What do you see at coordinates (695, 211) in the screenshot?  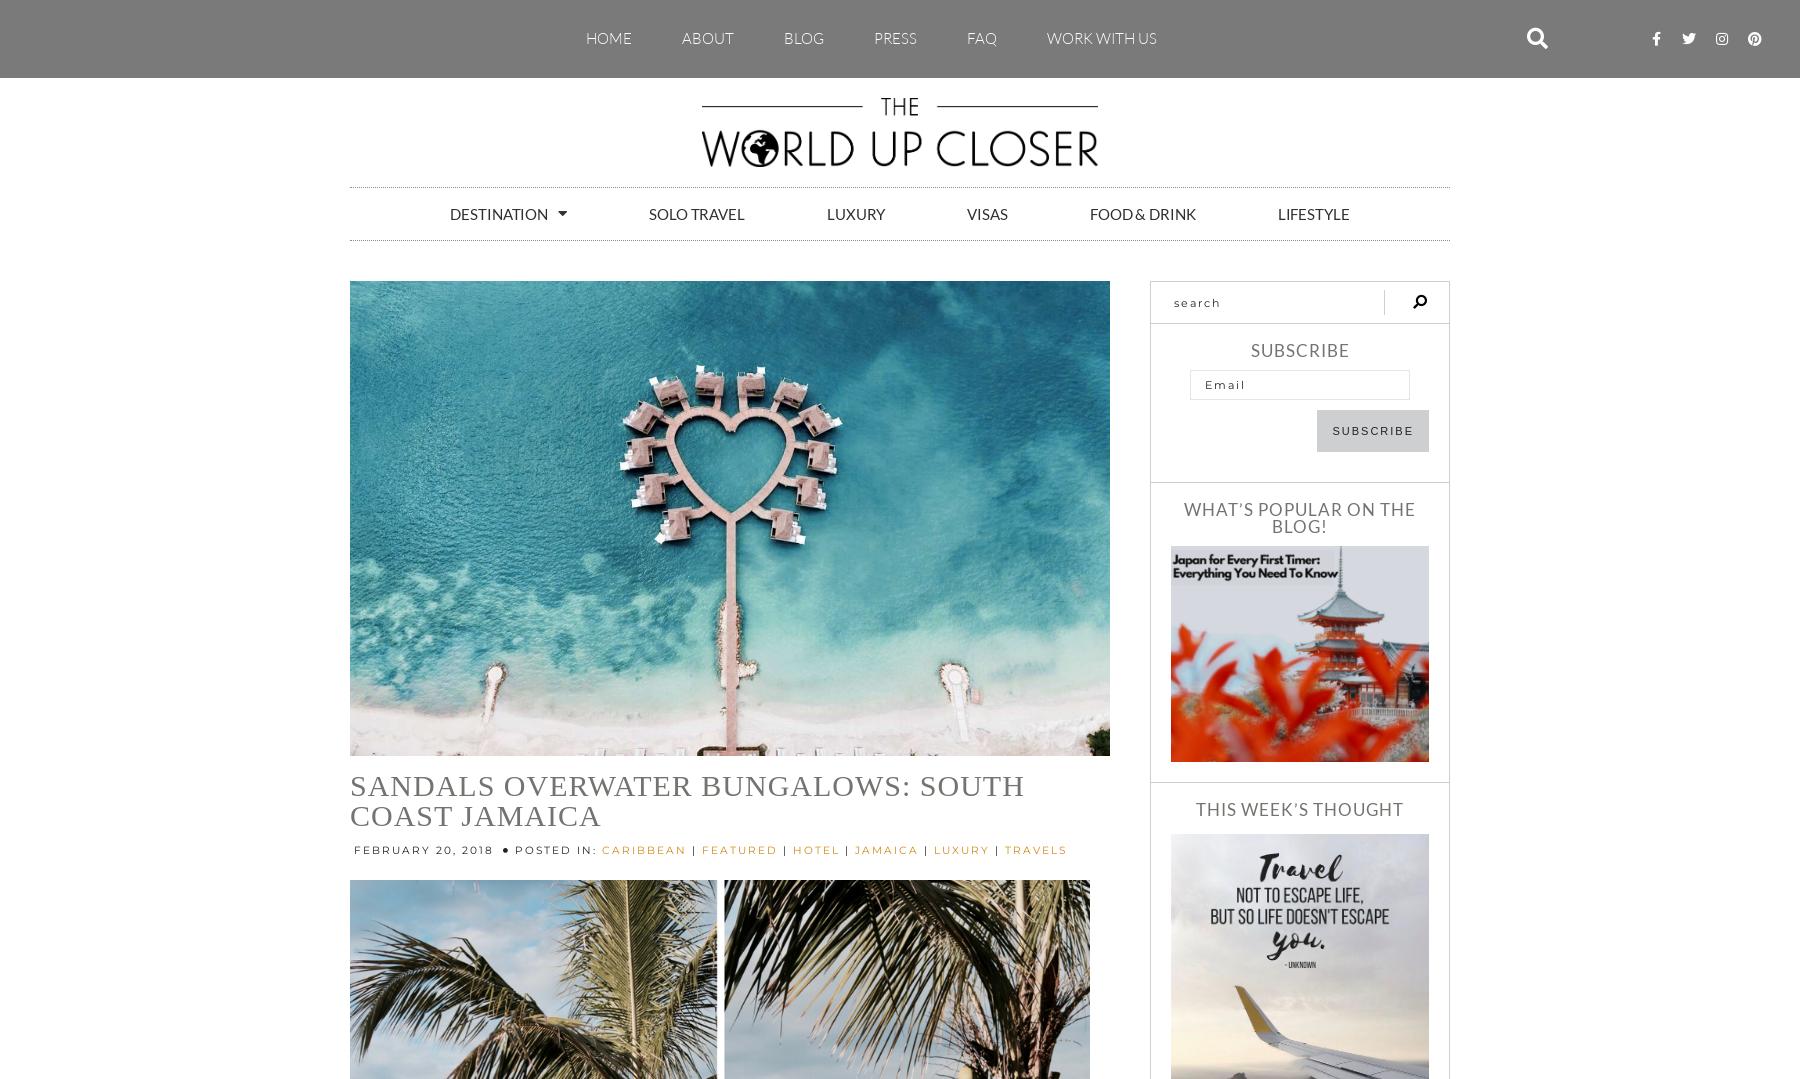 I see `'Solo Travel'` at bounding box center [695, 211].